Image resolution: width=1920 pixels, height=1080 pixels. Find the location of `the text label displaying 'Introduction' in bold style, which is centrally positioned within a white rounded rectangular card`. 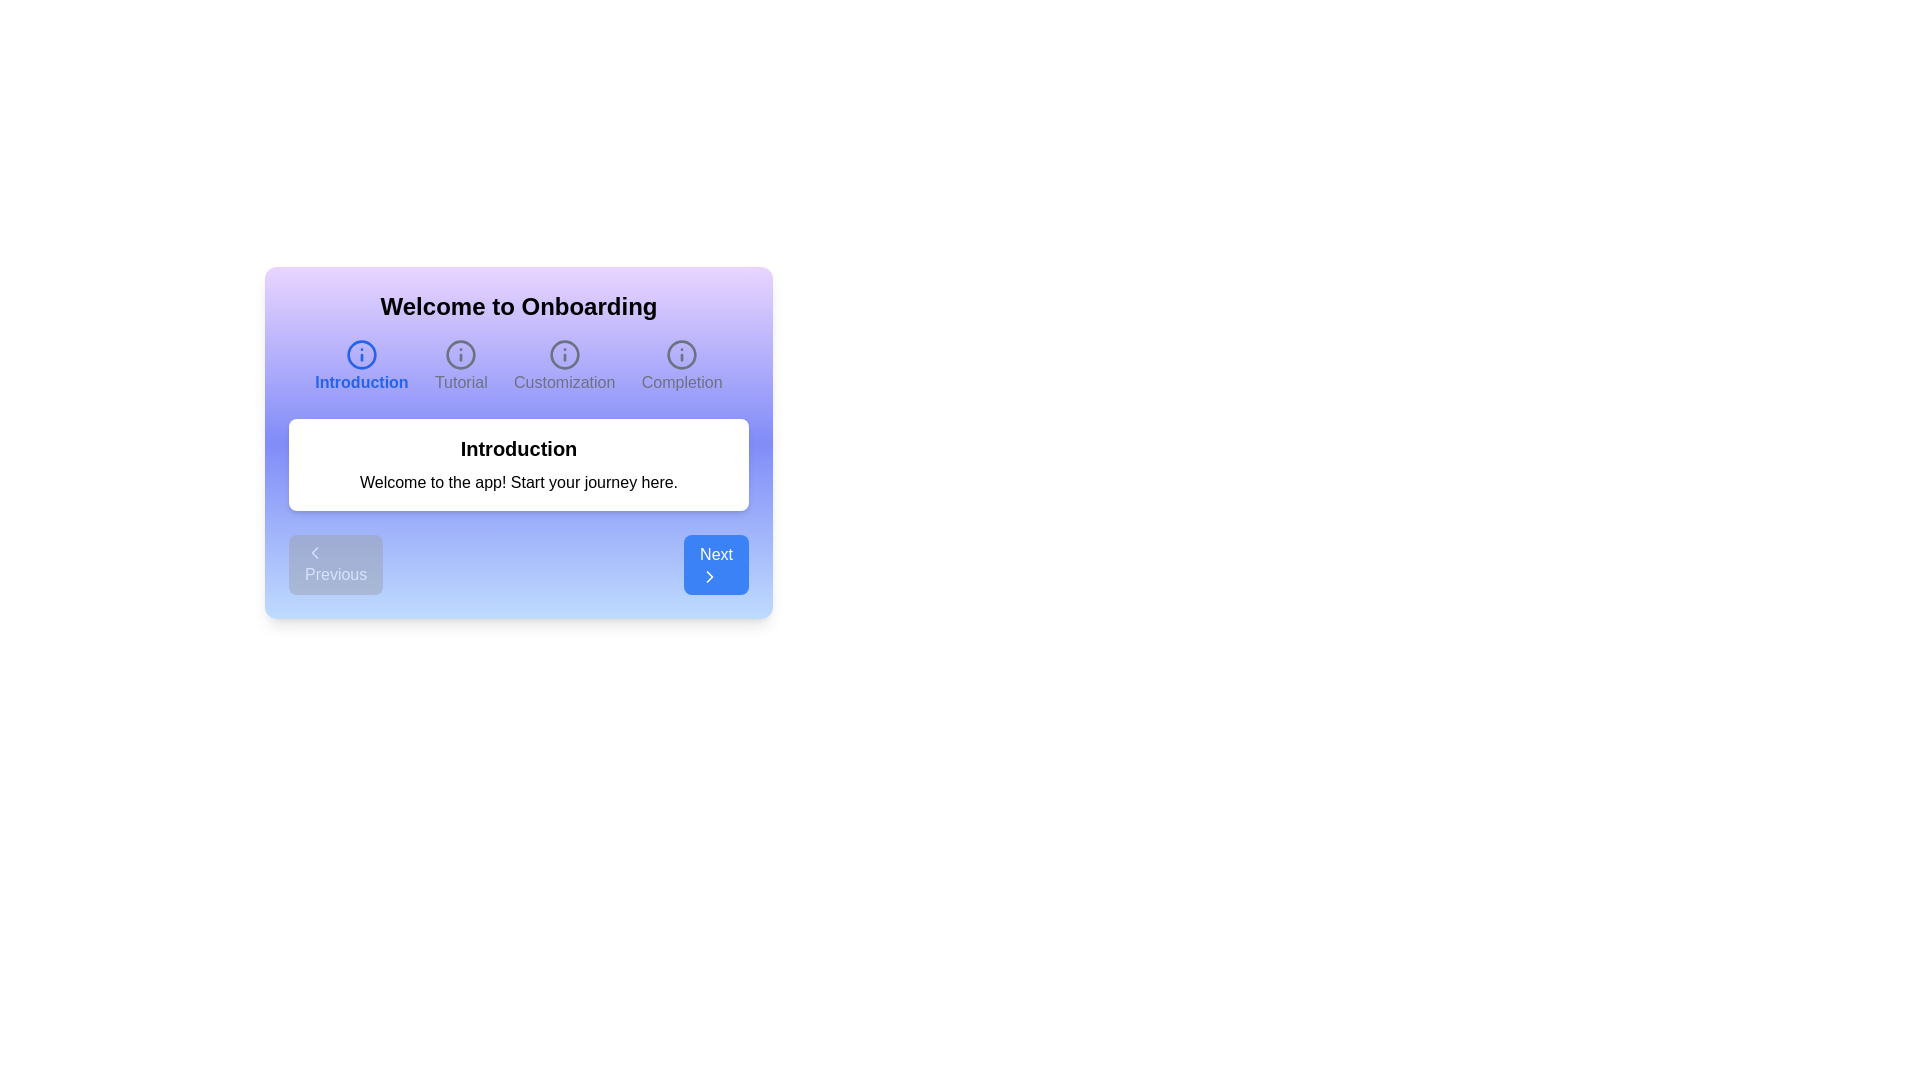

the text label displaying 'Introduction' in bold style, which is centrally positioned within a white rounded rectangular card is located at coordinates (518, 447).